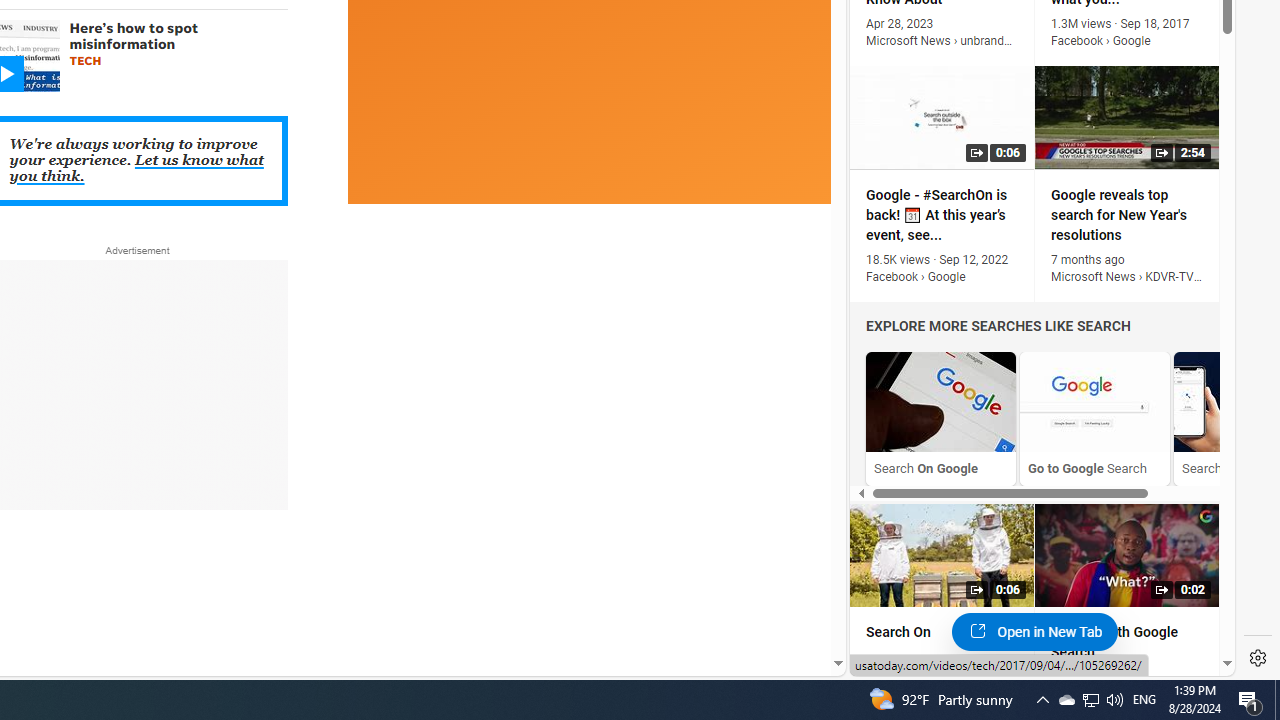 The height and width of the screenshot is (720, 1280). What do you see at coordinates (1094, 401) in the screenshot?
I see `'Go to Google Search'` at bounding box center [1094, 401].